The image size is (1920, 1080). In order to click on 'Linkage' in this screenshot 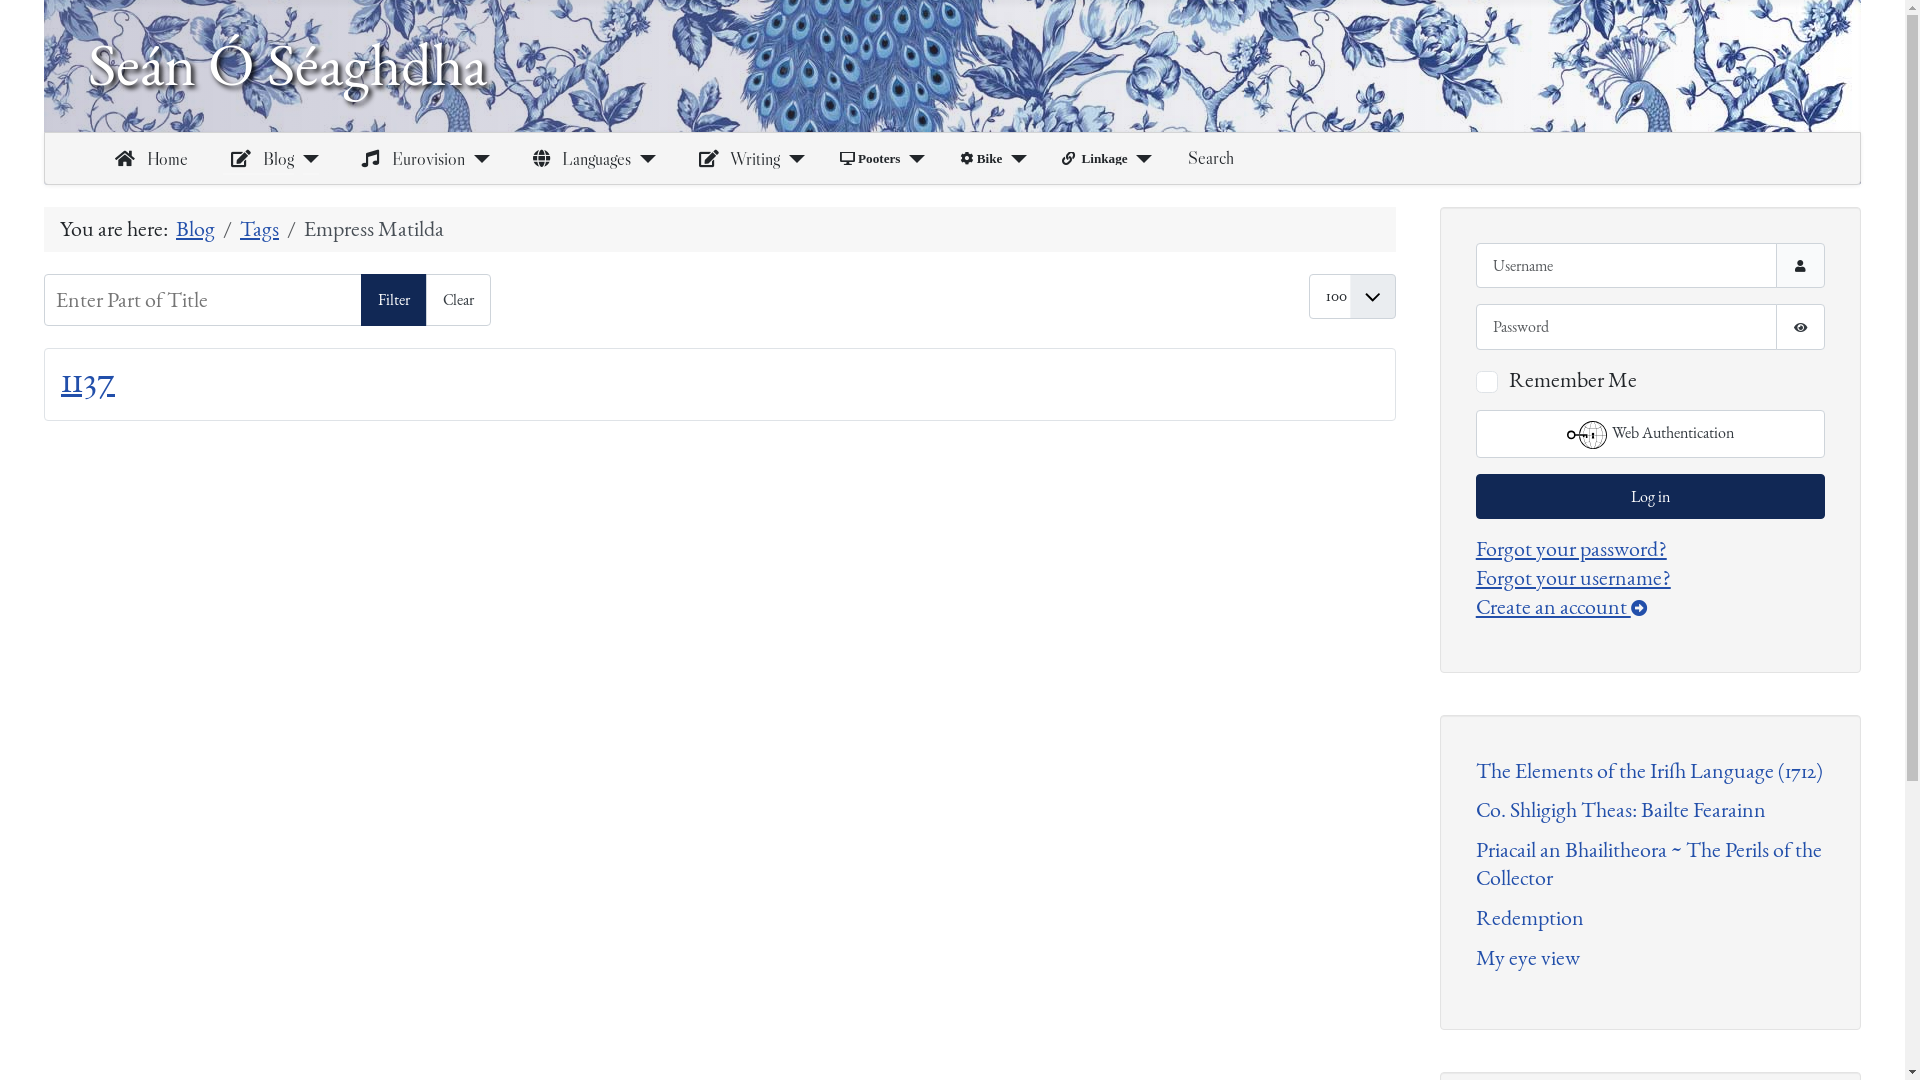, I will do `click(1093, 157)`.